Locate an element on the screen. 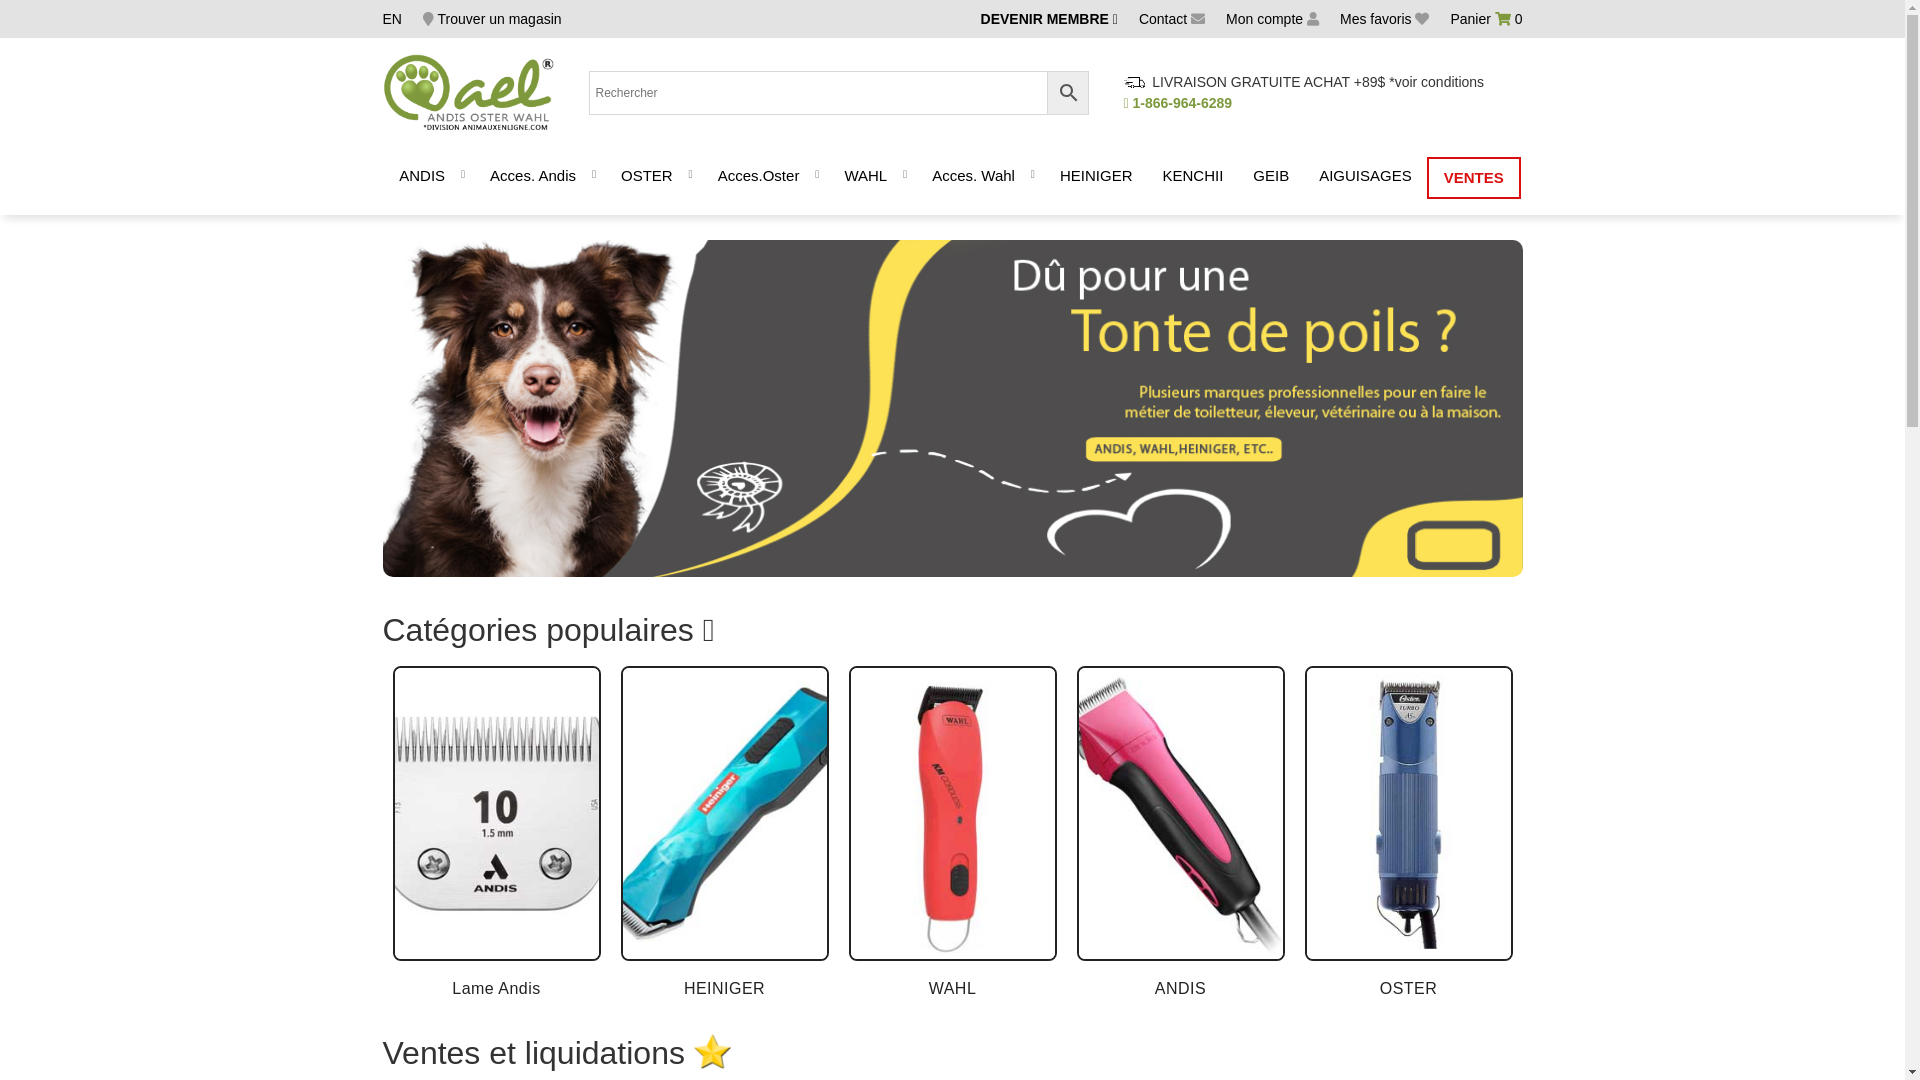 Image resolution: width=1920 pixels, height=1080 pixels. 'AIGUISAGES' is located at coordinates (1364, 176).